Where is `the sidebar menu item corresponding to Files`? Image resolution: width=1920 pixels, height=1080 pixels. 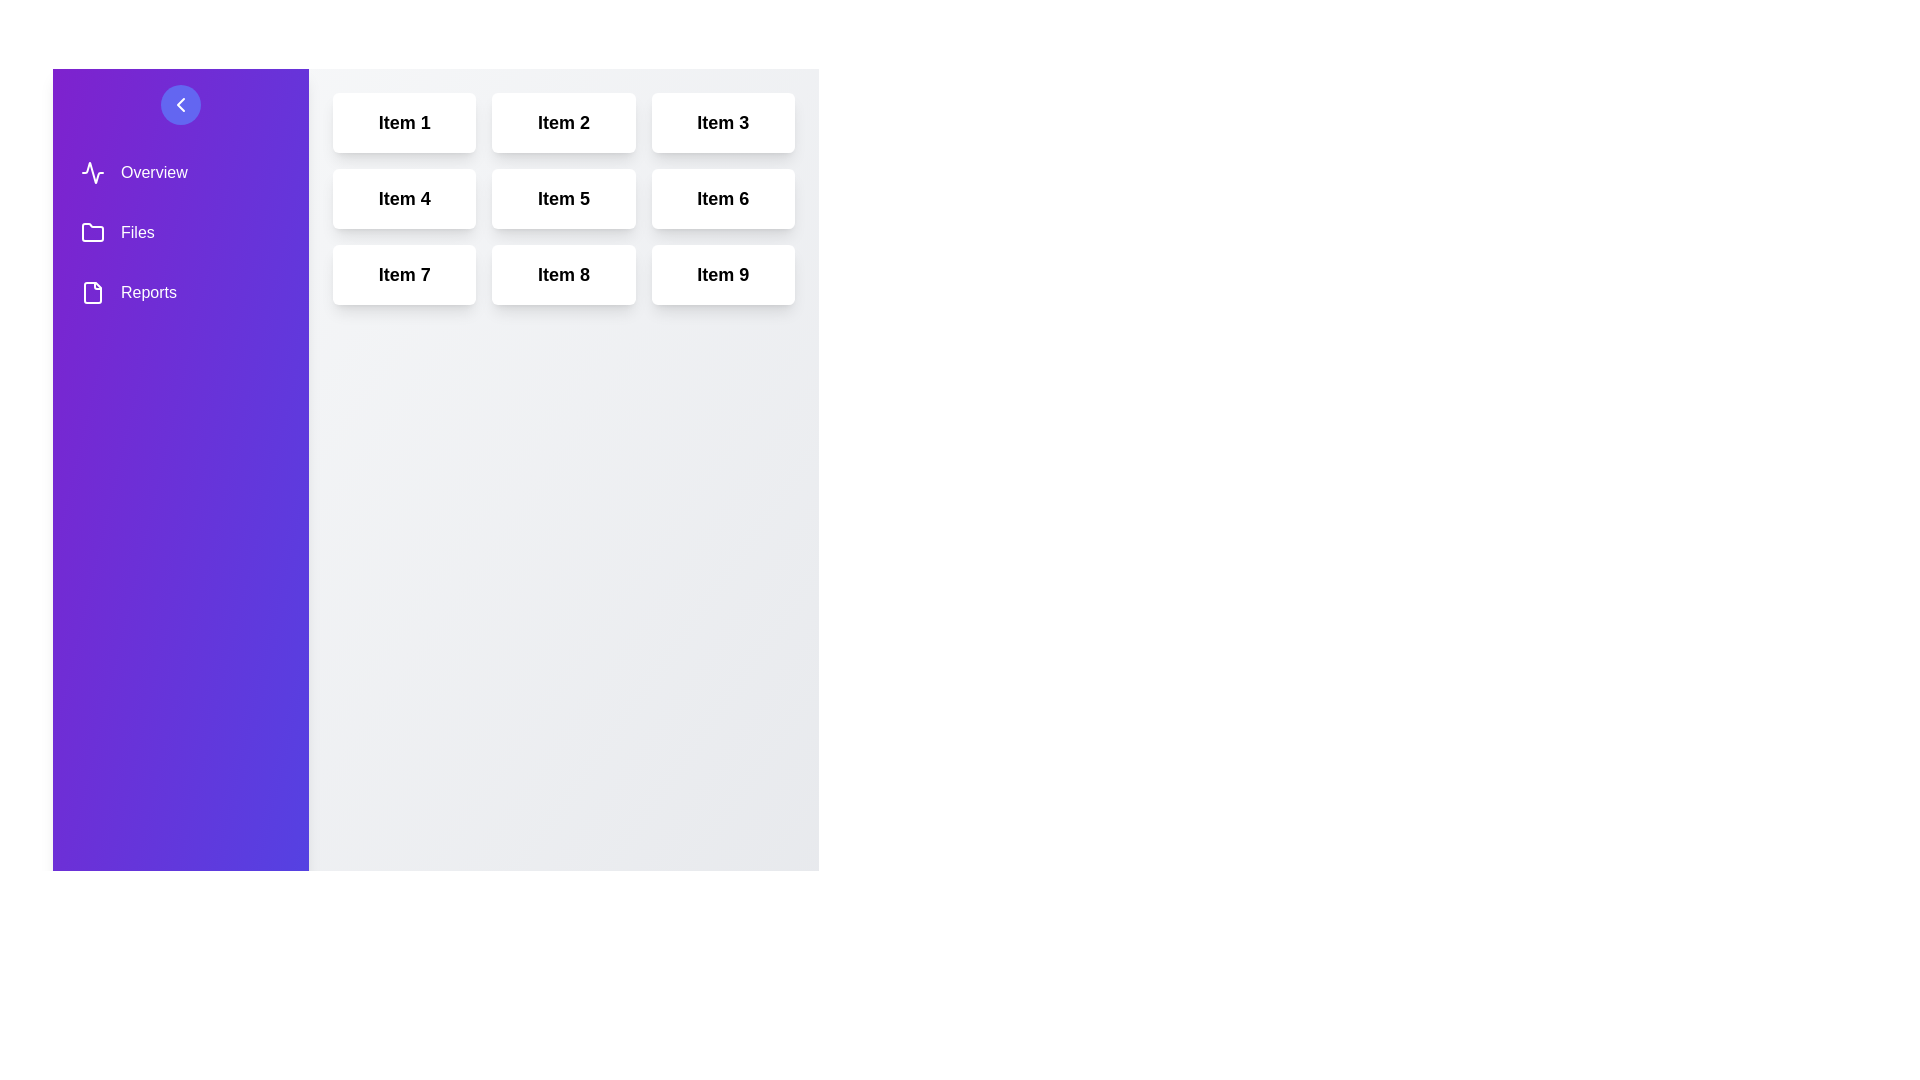
the sidebar menu item corresponding to Files is located at coordinates (181, 231).